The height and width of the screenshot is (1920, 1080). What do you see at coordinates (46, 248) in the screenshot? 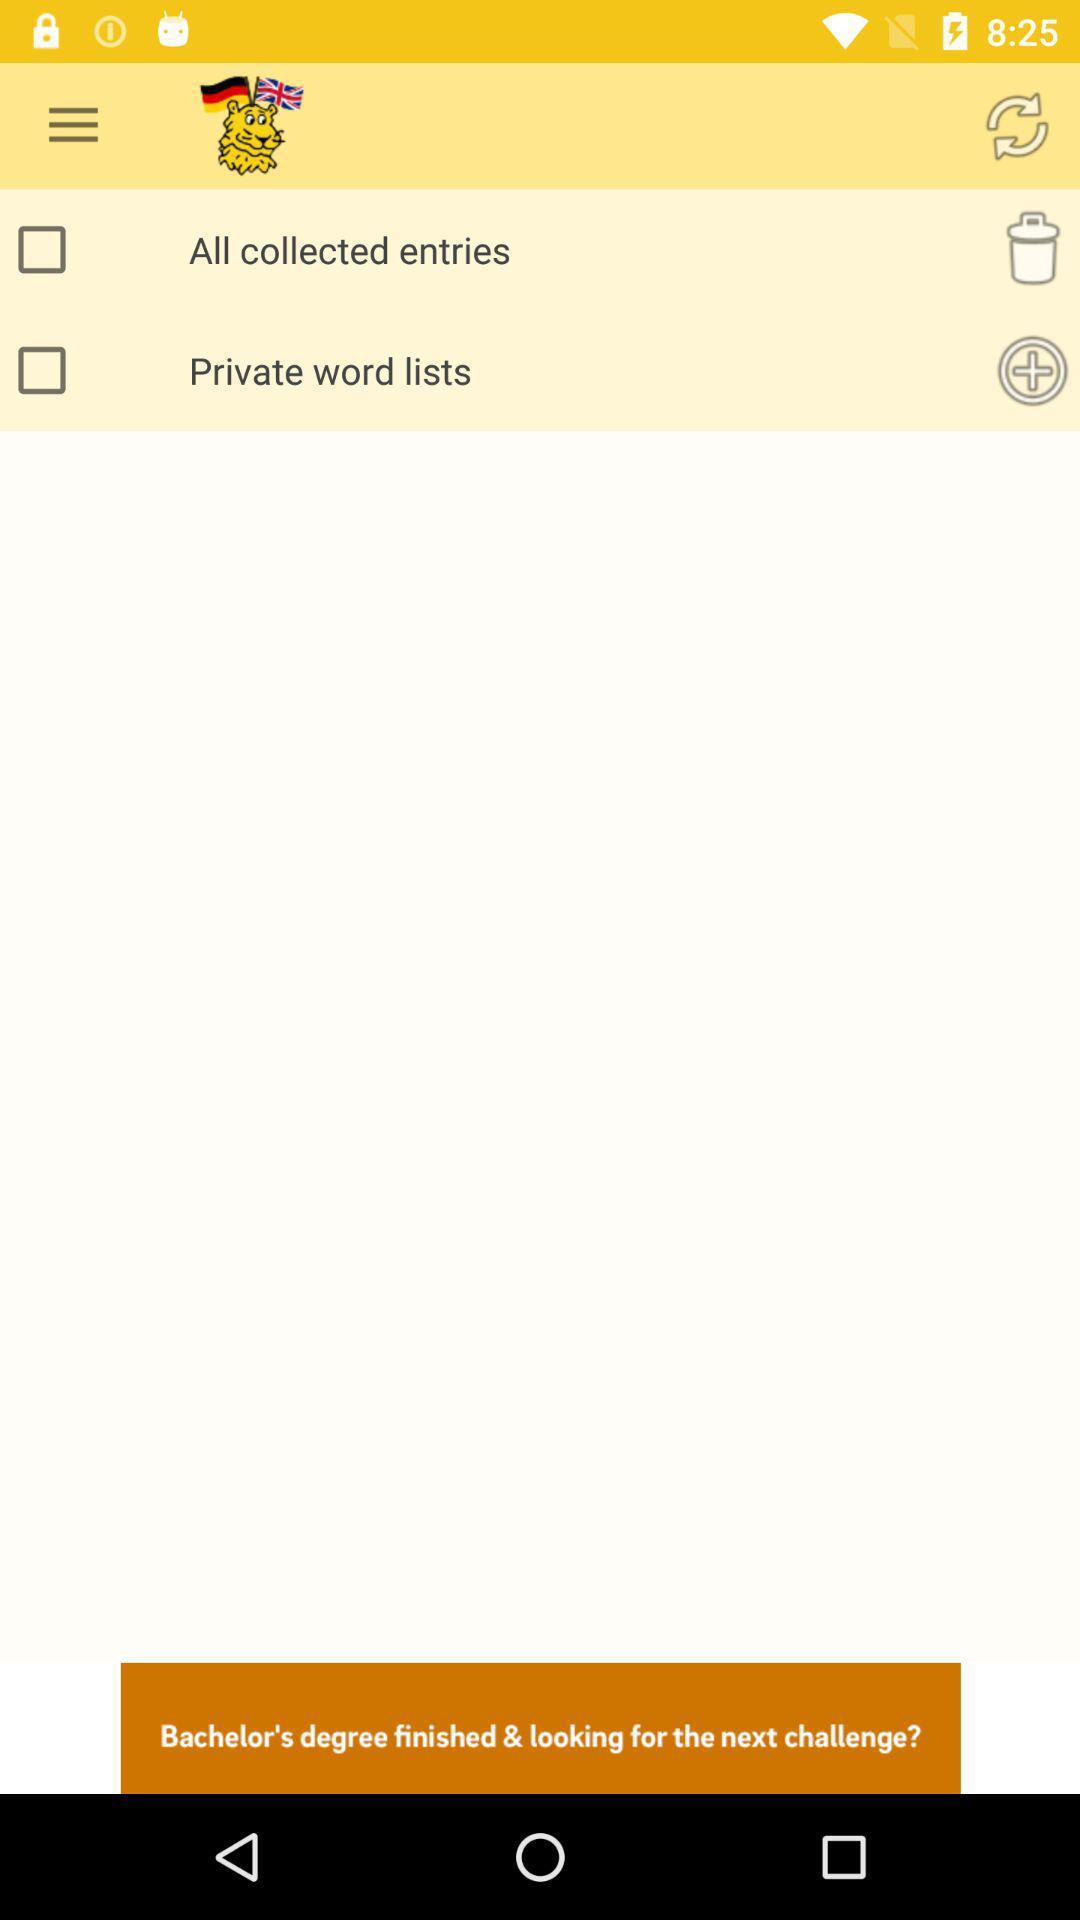
I see `all collected entries` at bounding box center [46, 248].